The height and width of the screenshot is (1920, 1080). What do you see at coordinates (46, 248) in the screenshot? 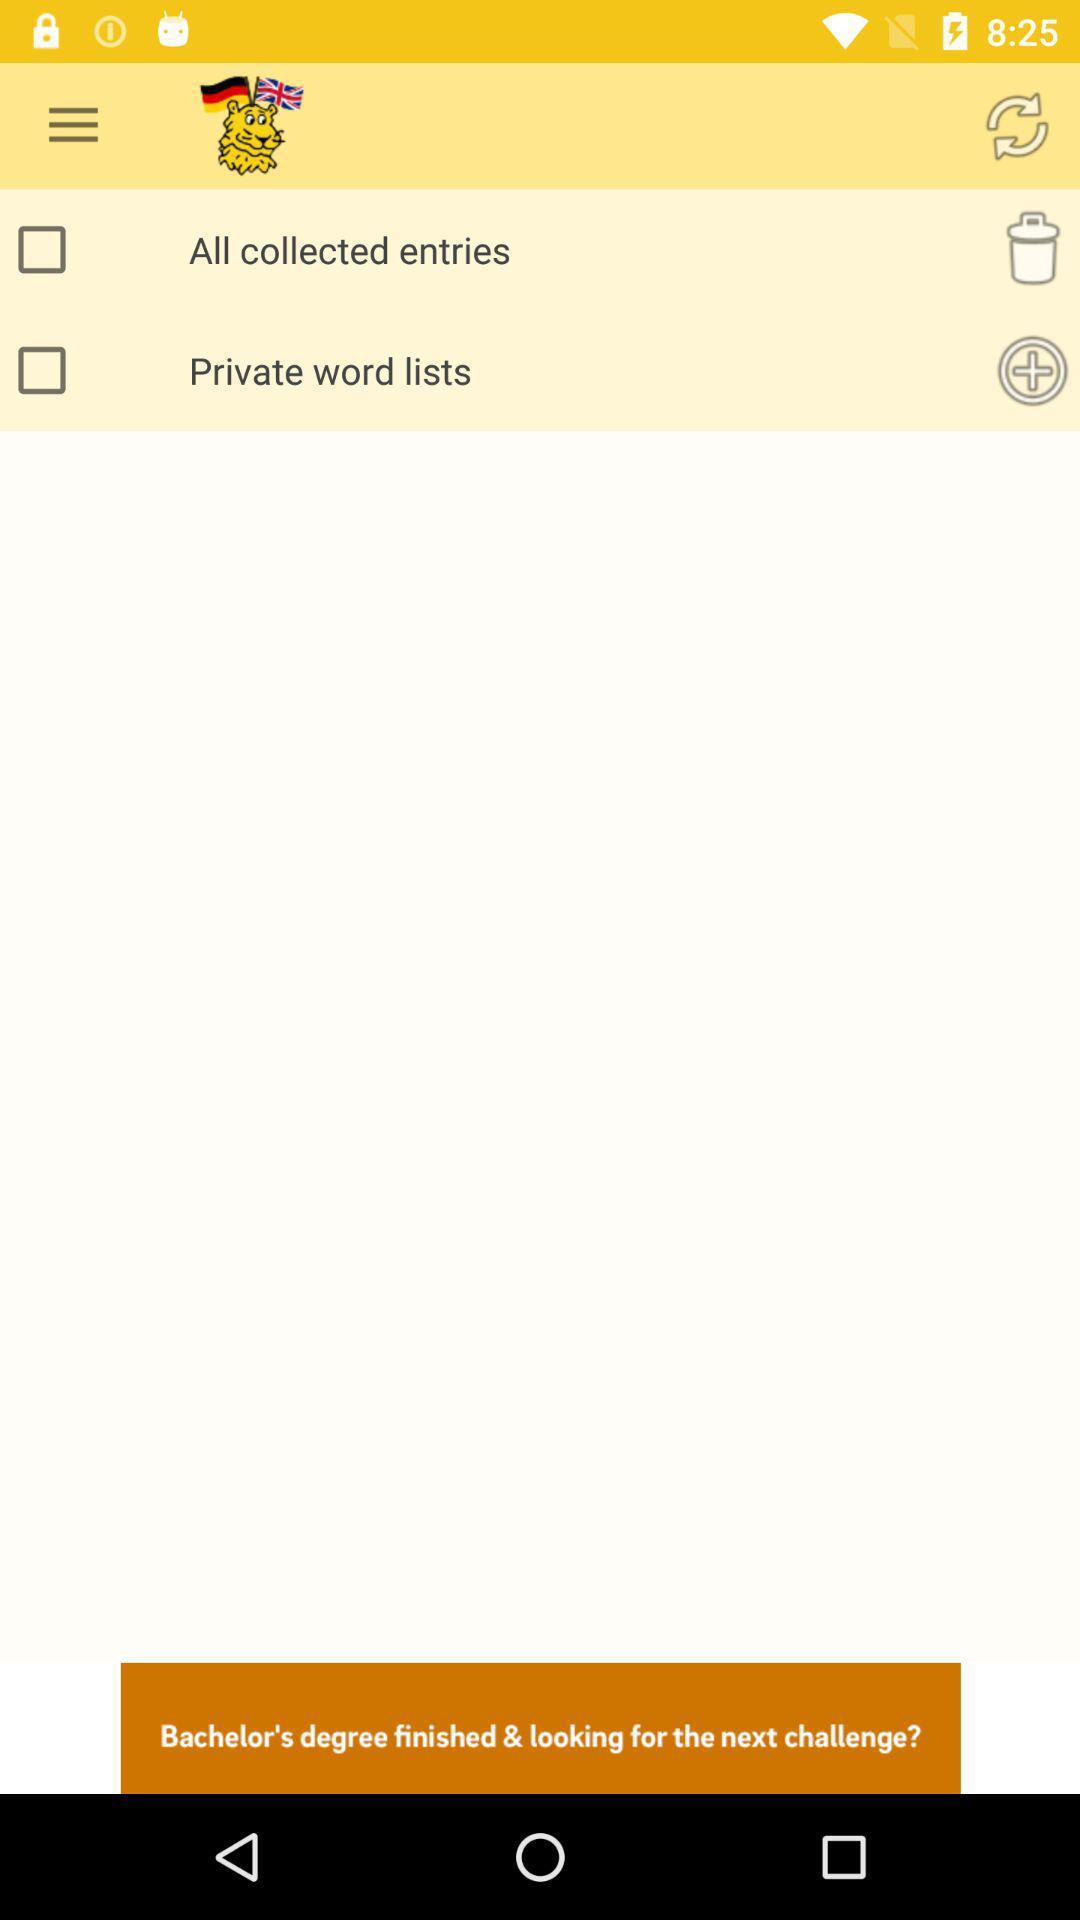
I see `all collected entries` at bounding box center [46, 248].